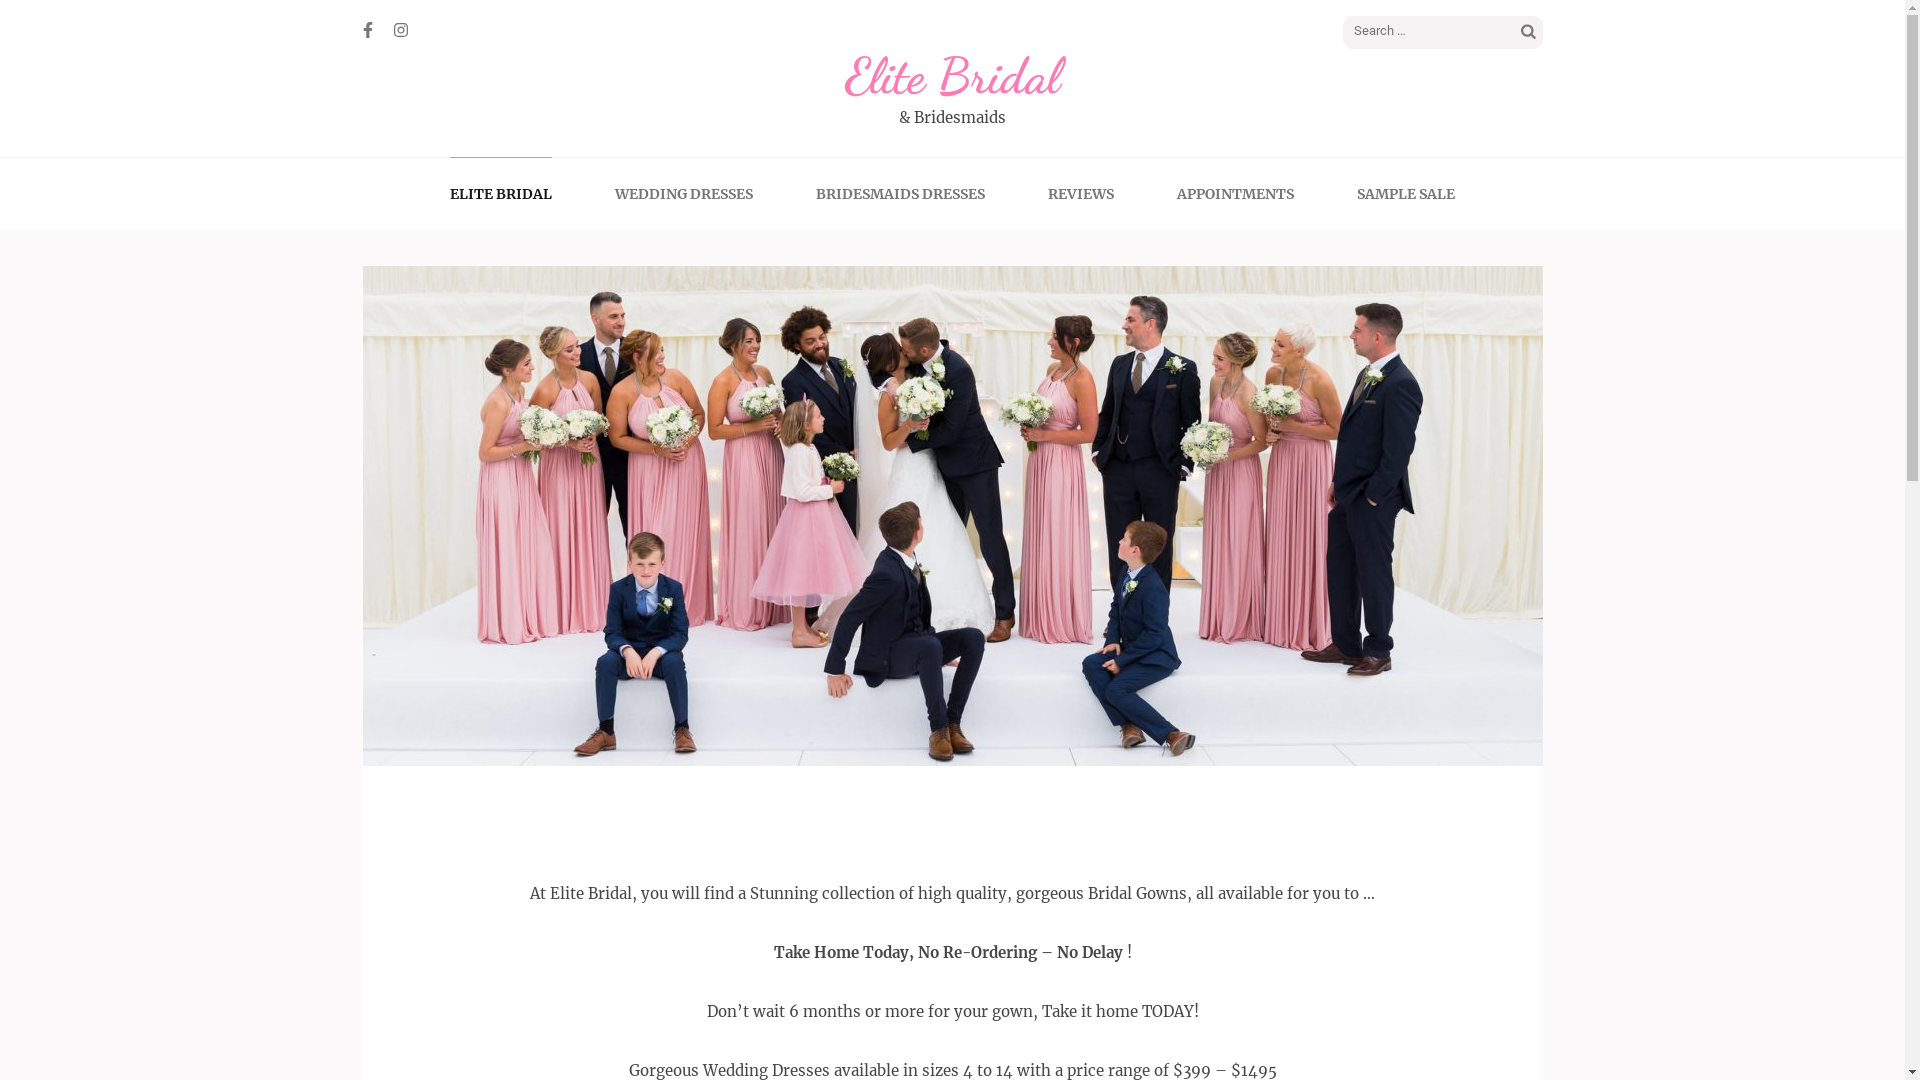 Image resolution: width=1920 pixels, height=1080 pixels. What do you see at coordinates (1234, 193) in the screenshot?
I see `'APPOINTMENTS'` at bounding box center [1234, 193].